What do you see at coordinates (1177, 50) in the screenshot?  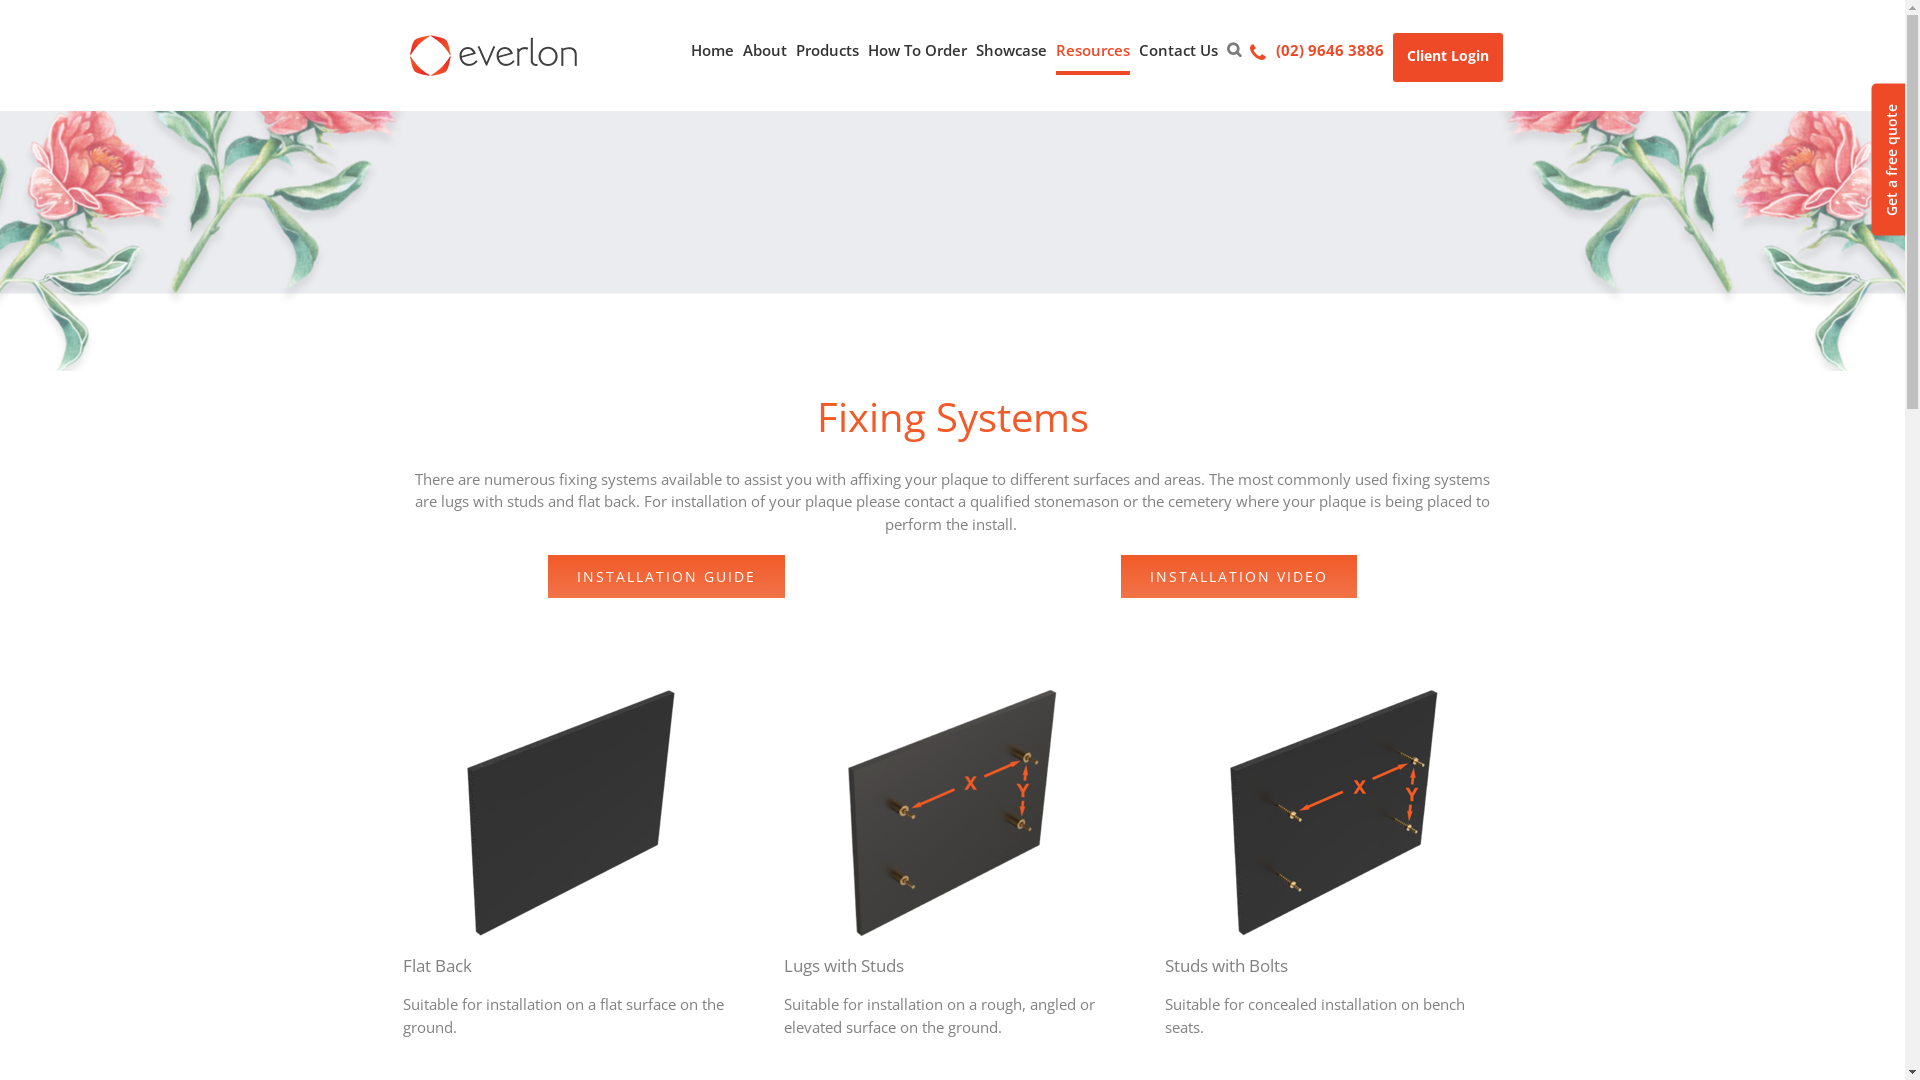 I see `'Contact Us'` at bounding box center [1177, 50].